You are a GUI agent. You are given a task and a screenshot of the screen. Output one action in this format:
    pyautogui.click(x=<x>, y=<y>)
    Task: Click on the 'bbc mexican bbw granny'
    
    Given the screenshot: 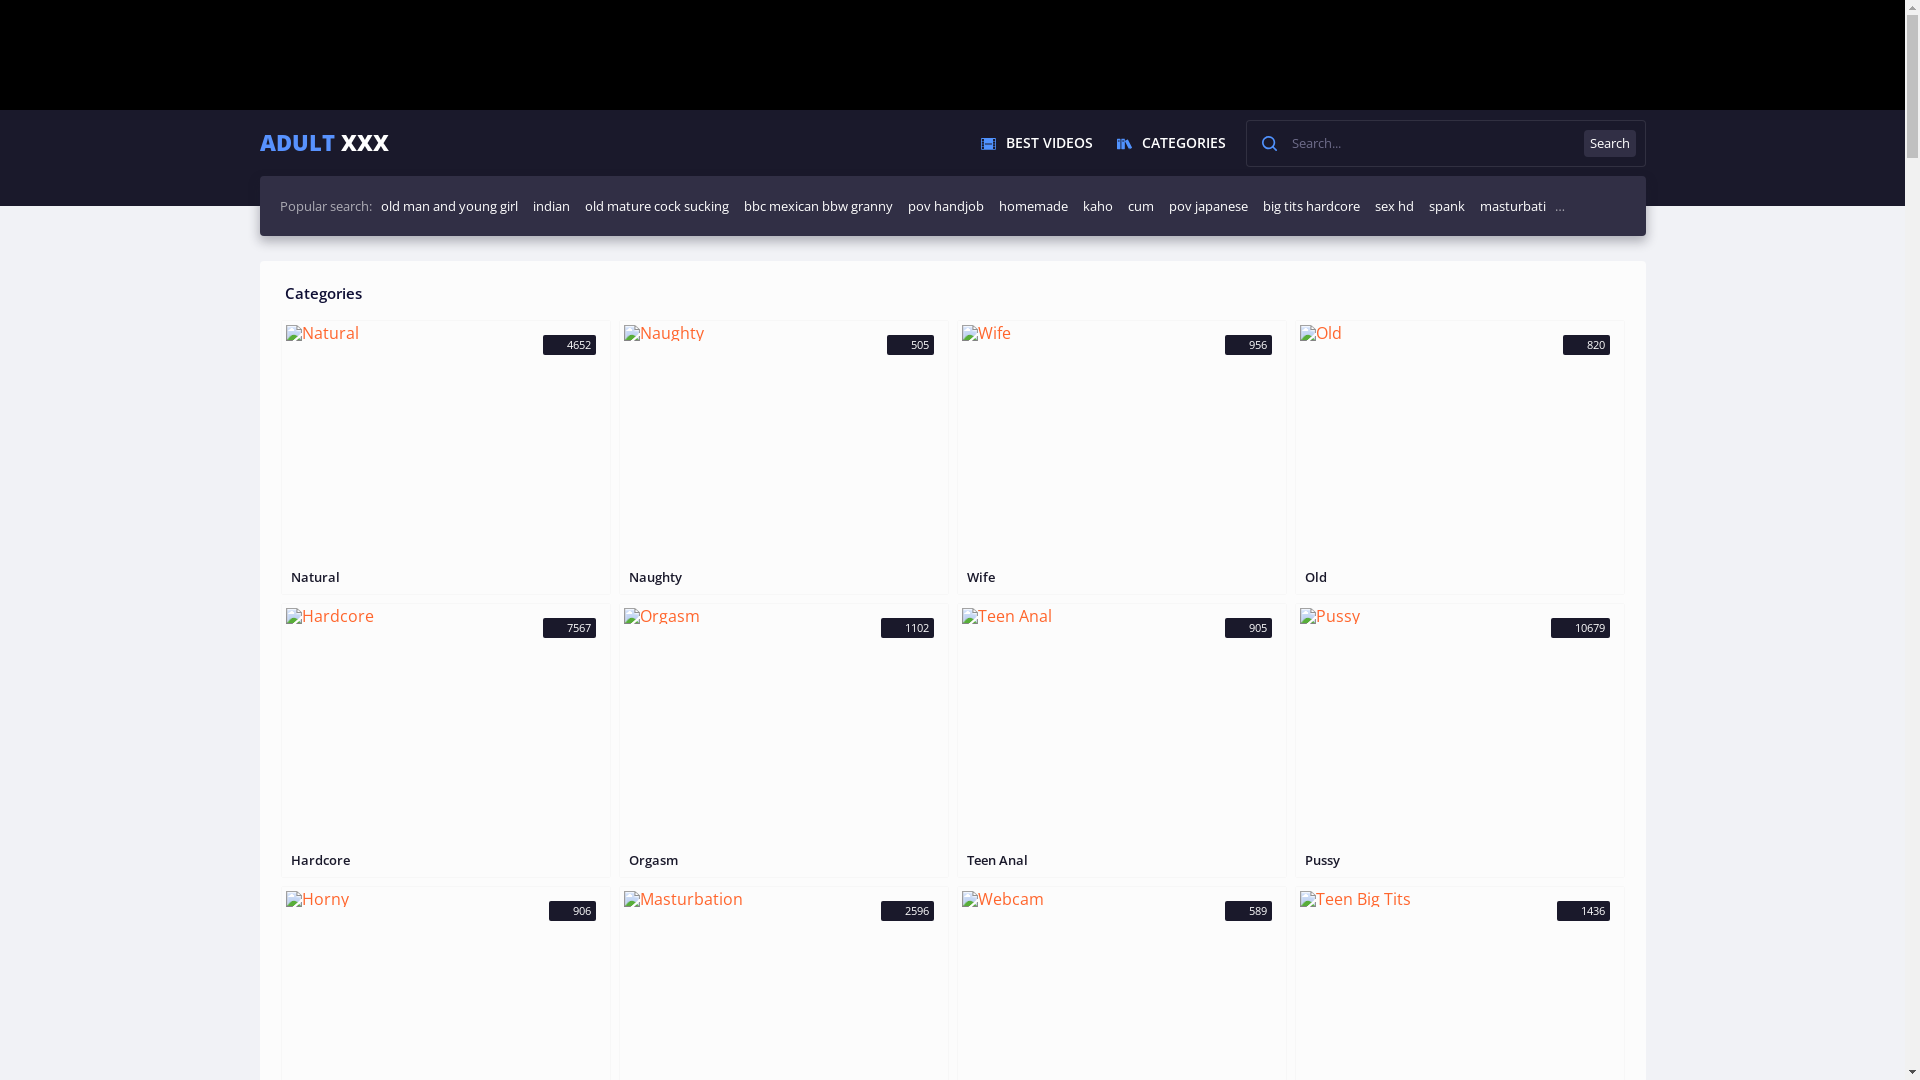 What is the action you would take?
    pyautogui.click(x=818, y=205)
    